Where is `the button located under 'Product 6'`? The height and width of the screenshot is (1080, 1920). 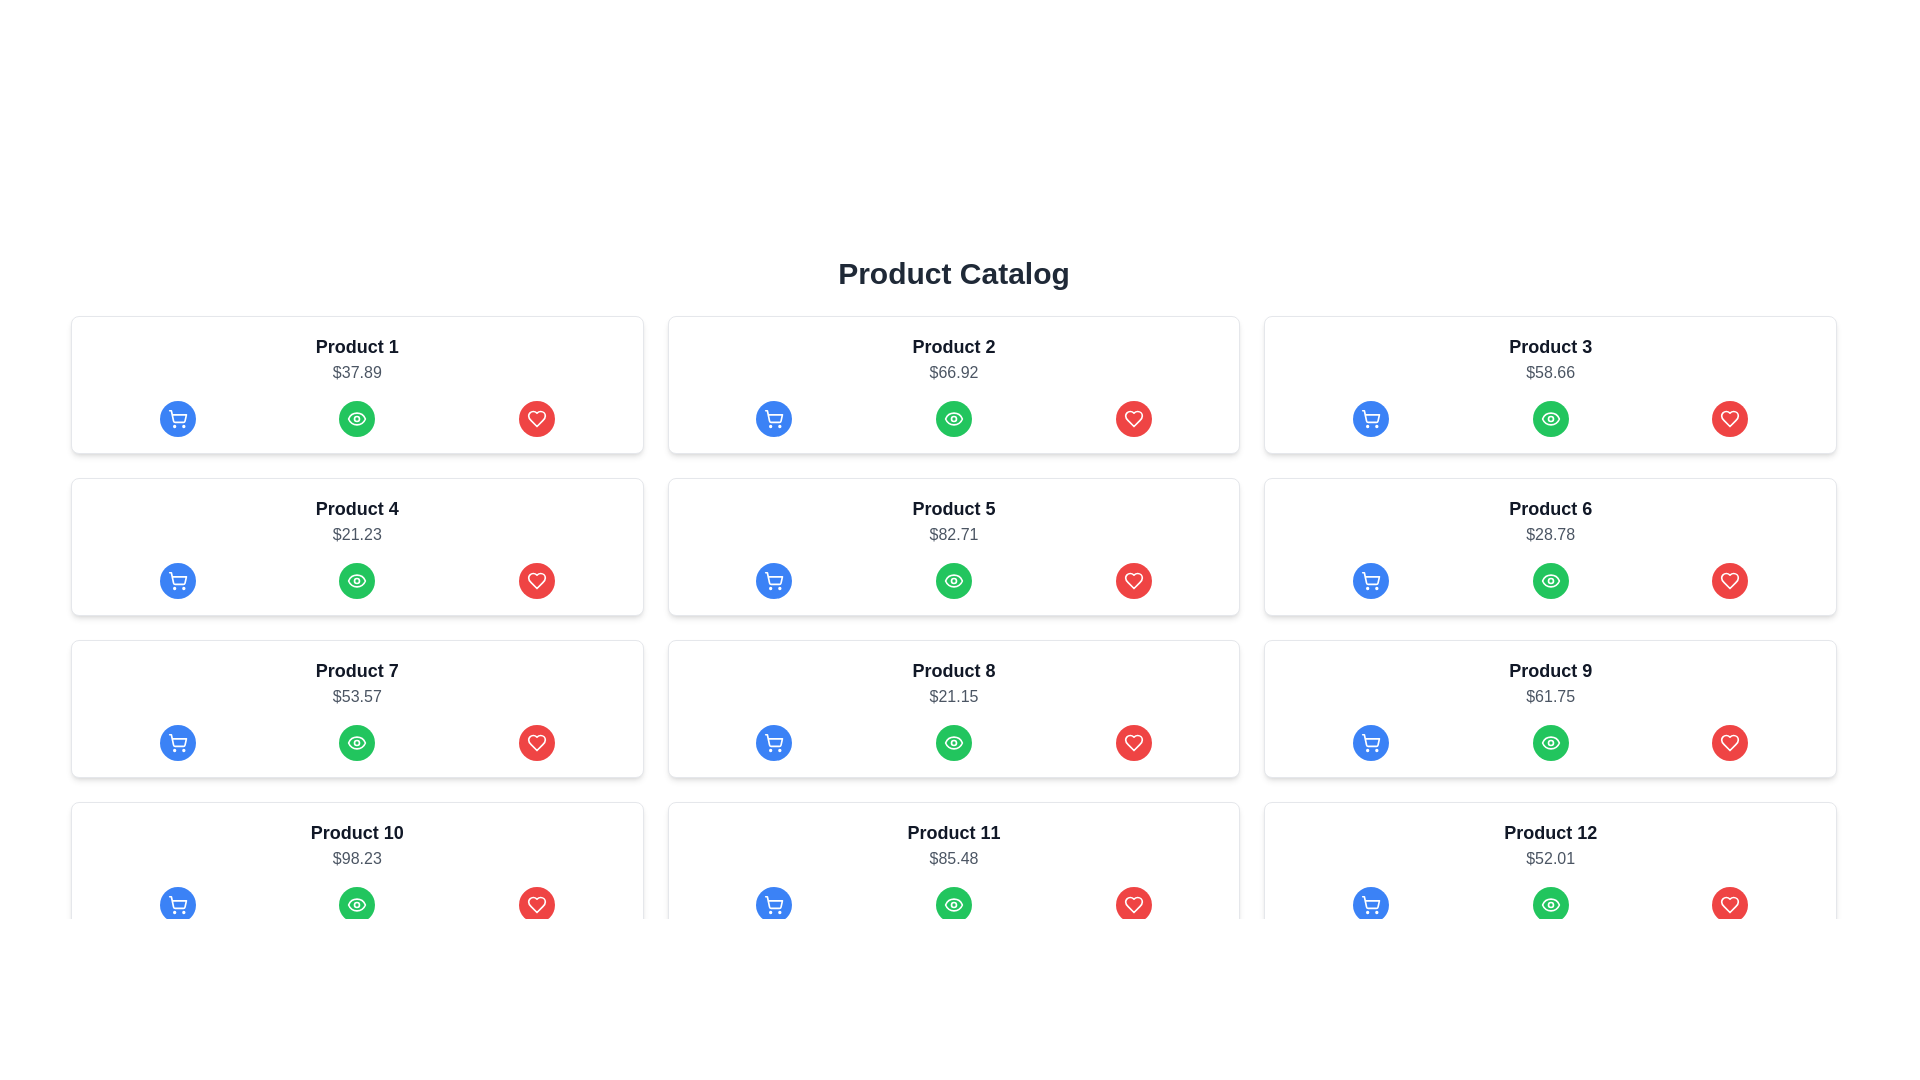 the button located under 'Product 6' is located at coordinates (1549, 581).